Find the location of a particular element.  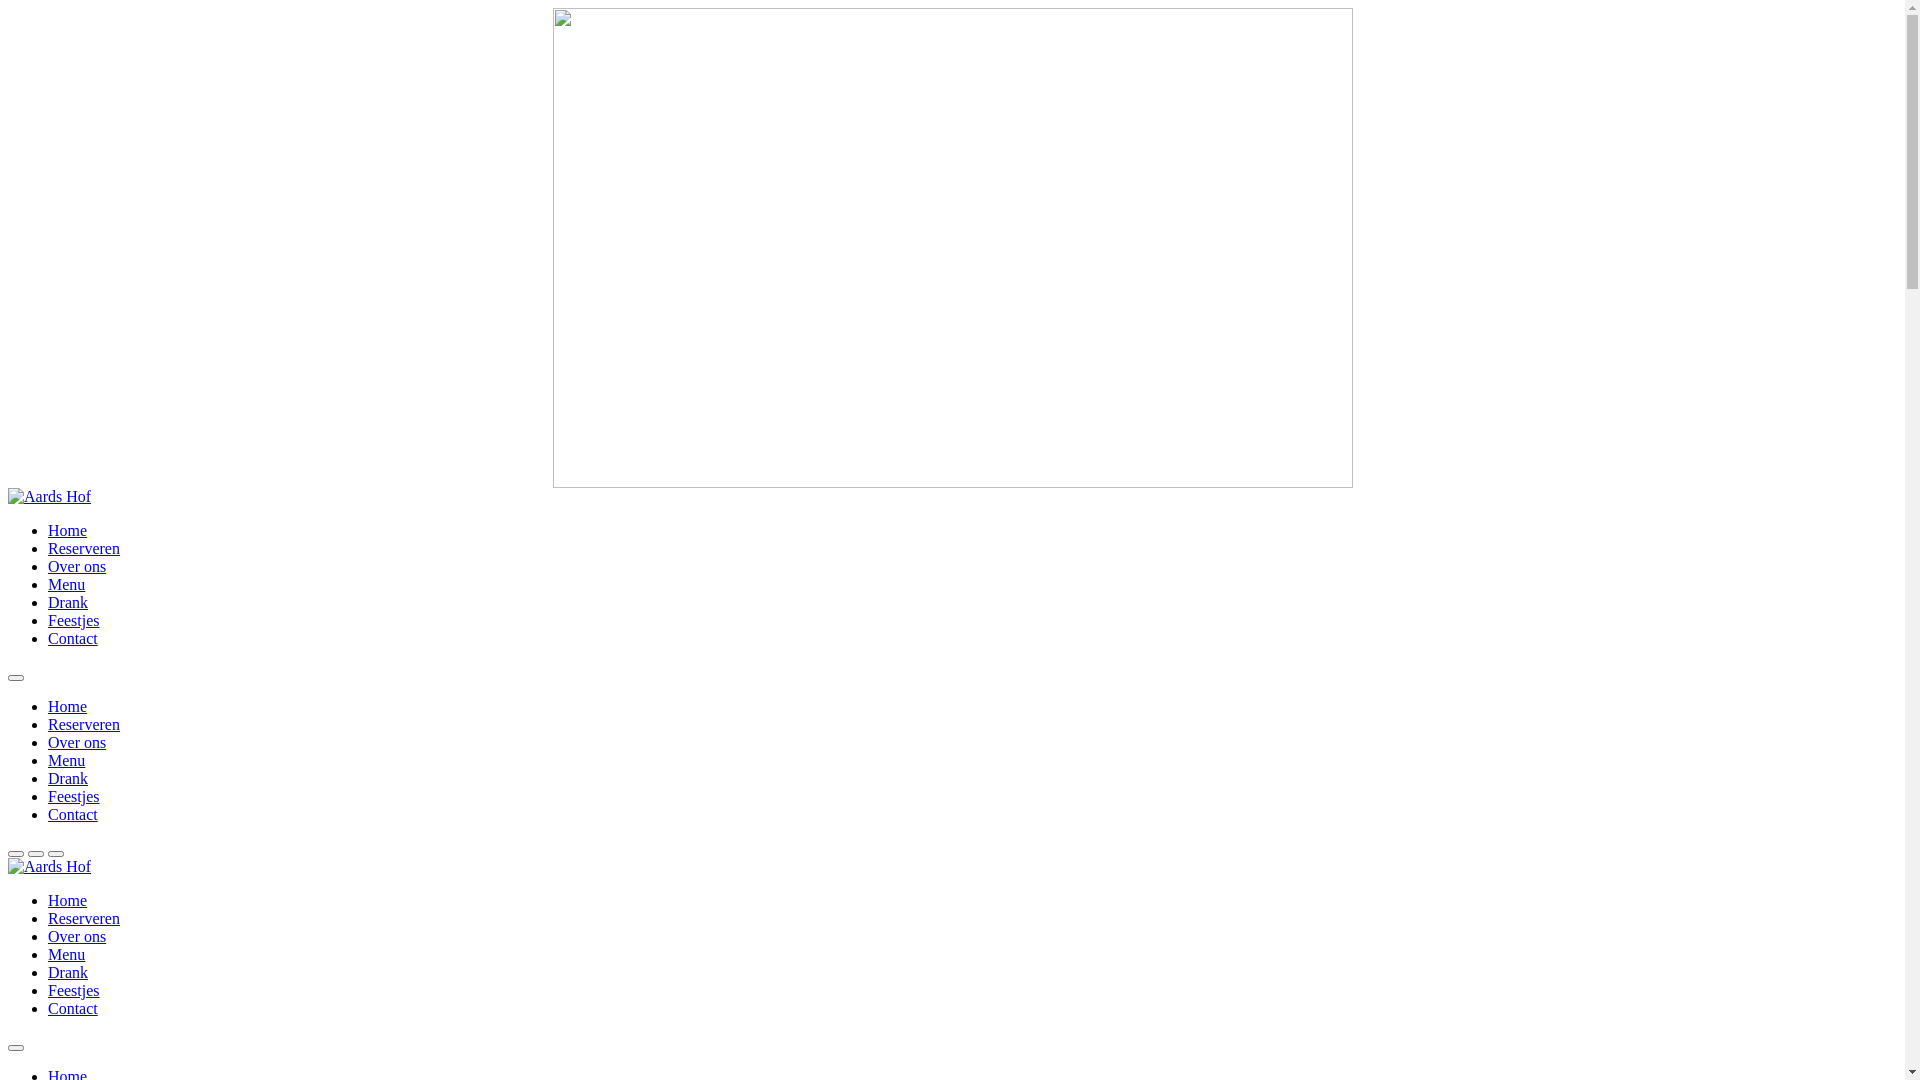

'Feestjes' is located at coordinates (73, 795).